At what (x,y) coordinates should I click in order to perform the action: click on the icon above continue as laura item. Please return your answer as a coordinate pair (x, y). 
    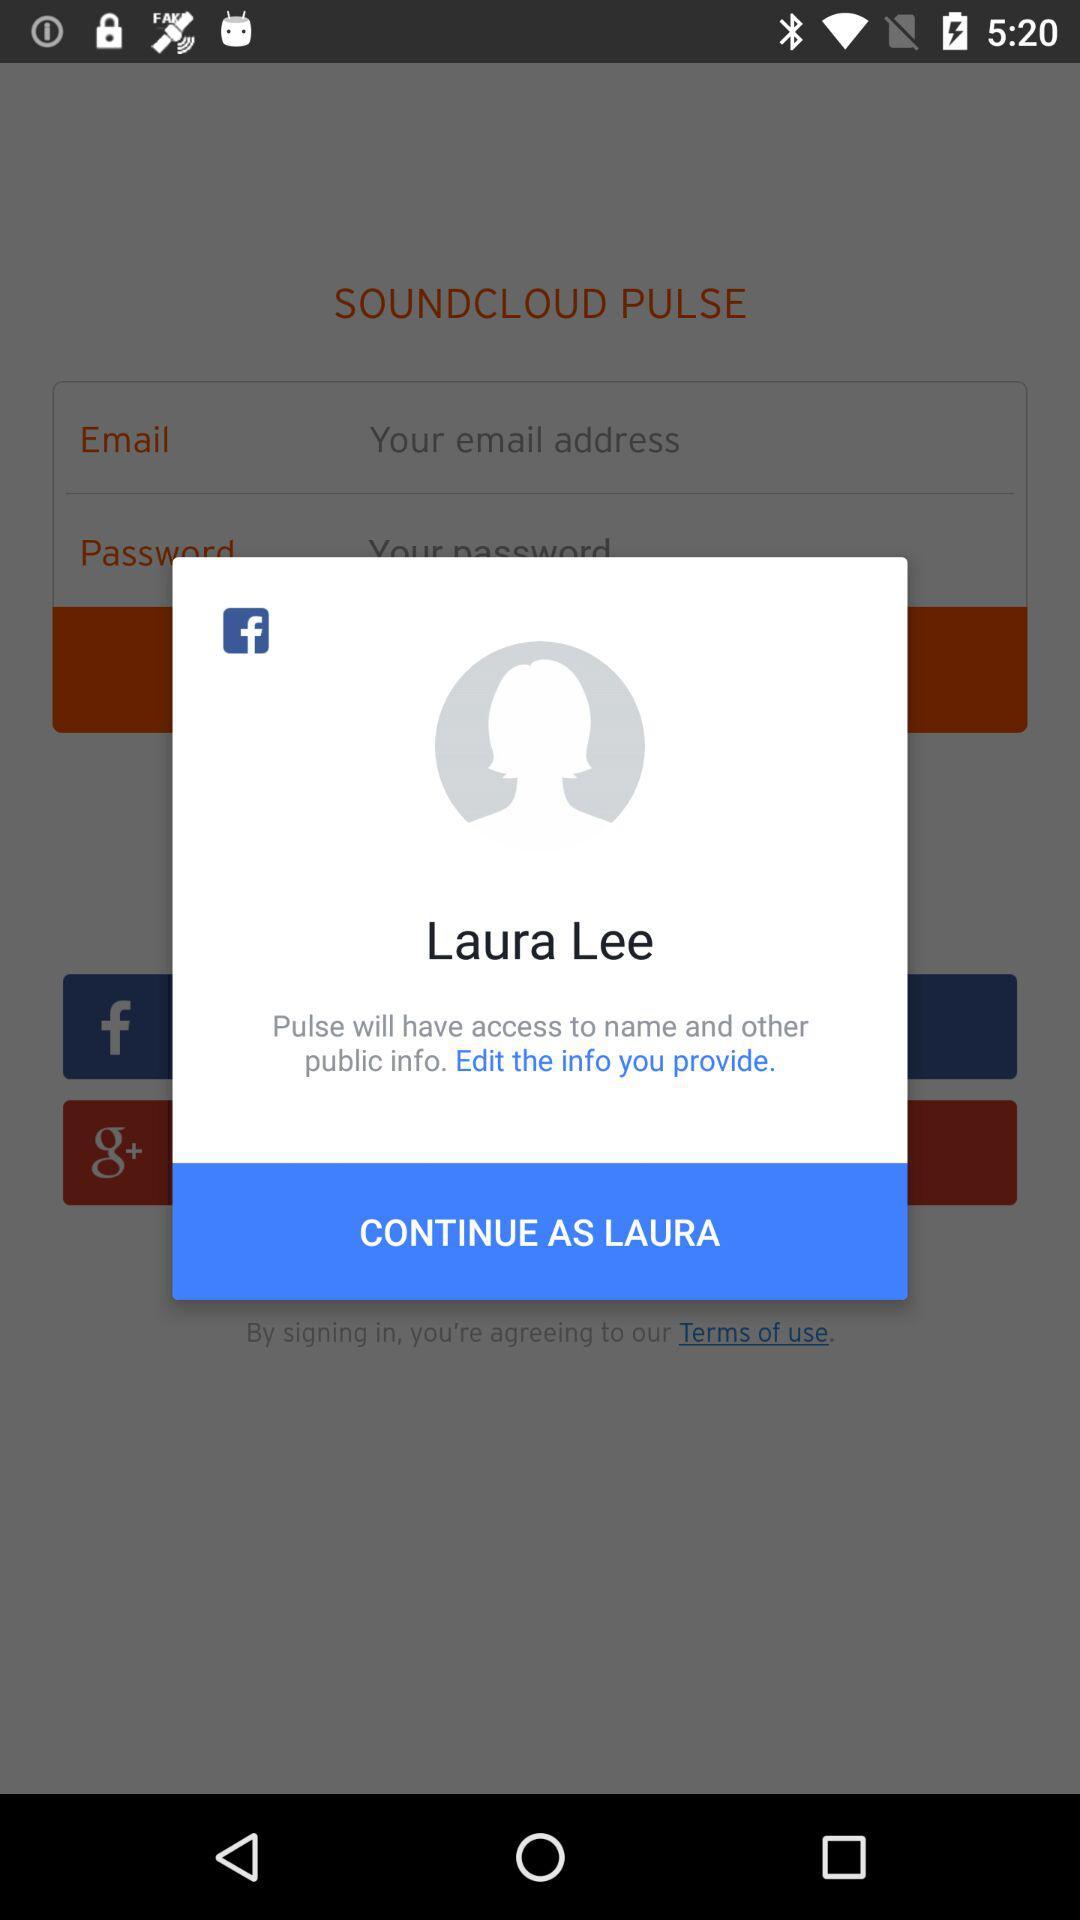
    Looking at the image, I should click on (540, 1041).